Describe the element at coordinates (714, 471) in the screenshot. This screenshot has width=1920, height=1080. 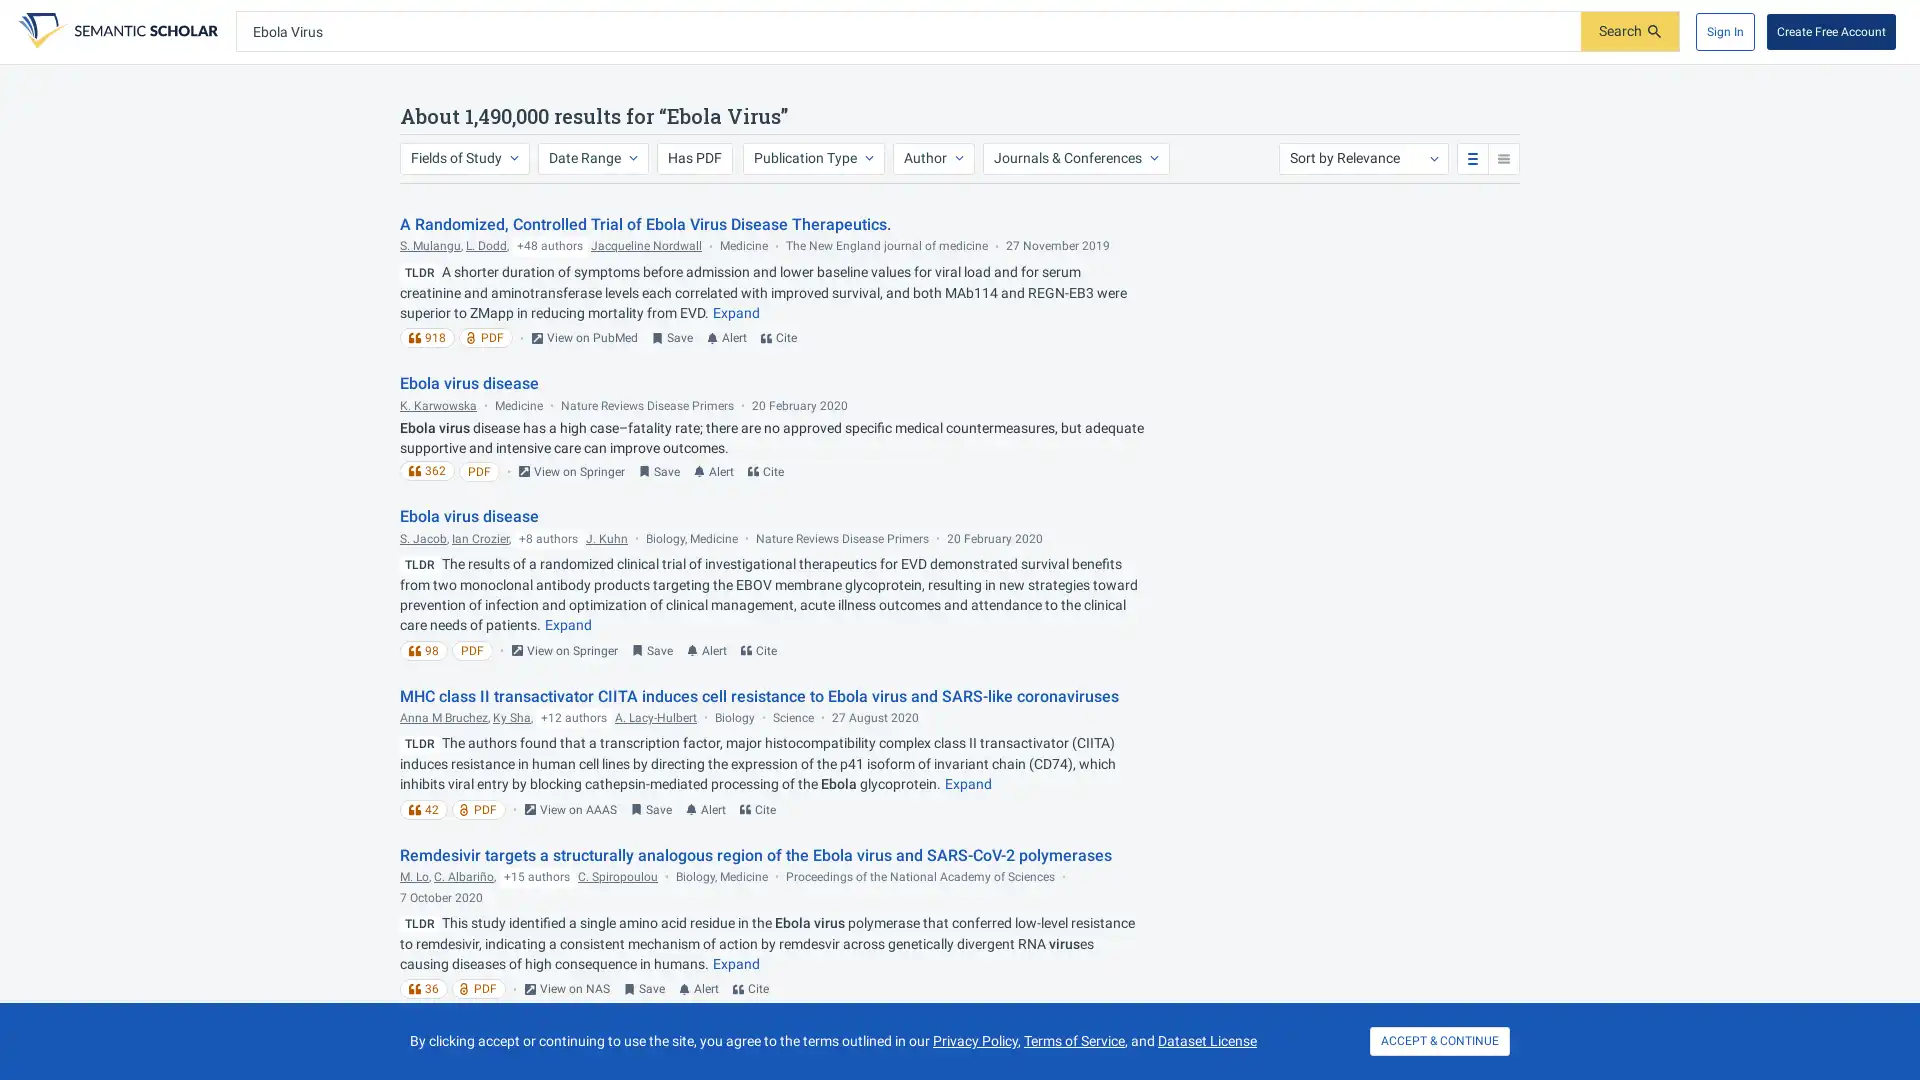
I see `Turn on email alert for this paper` at that location.